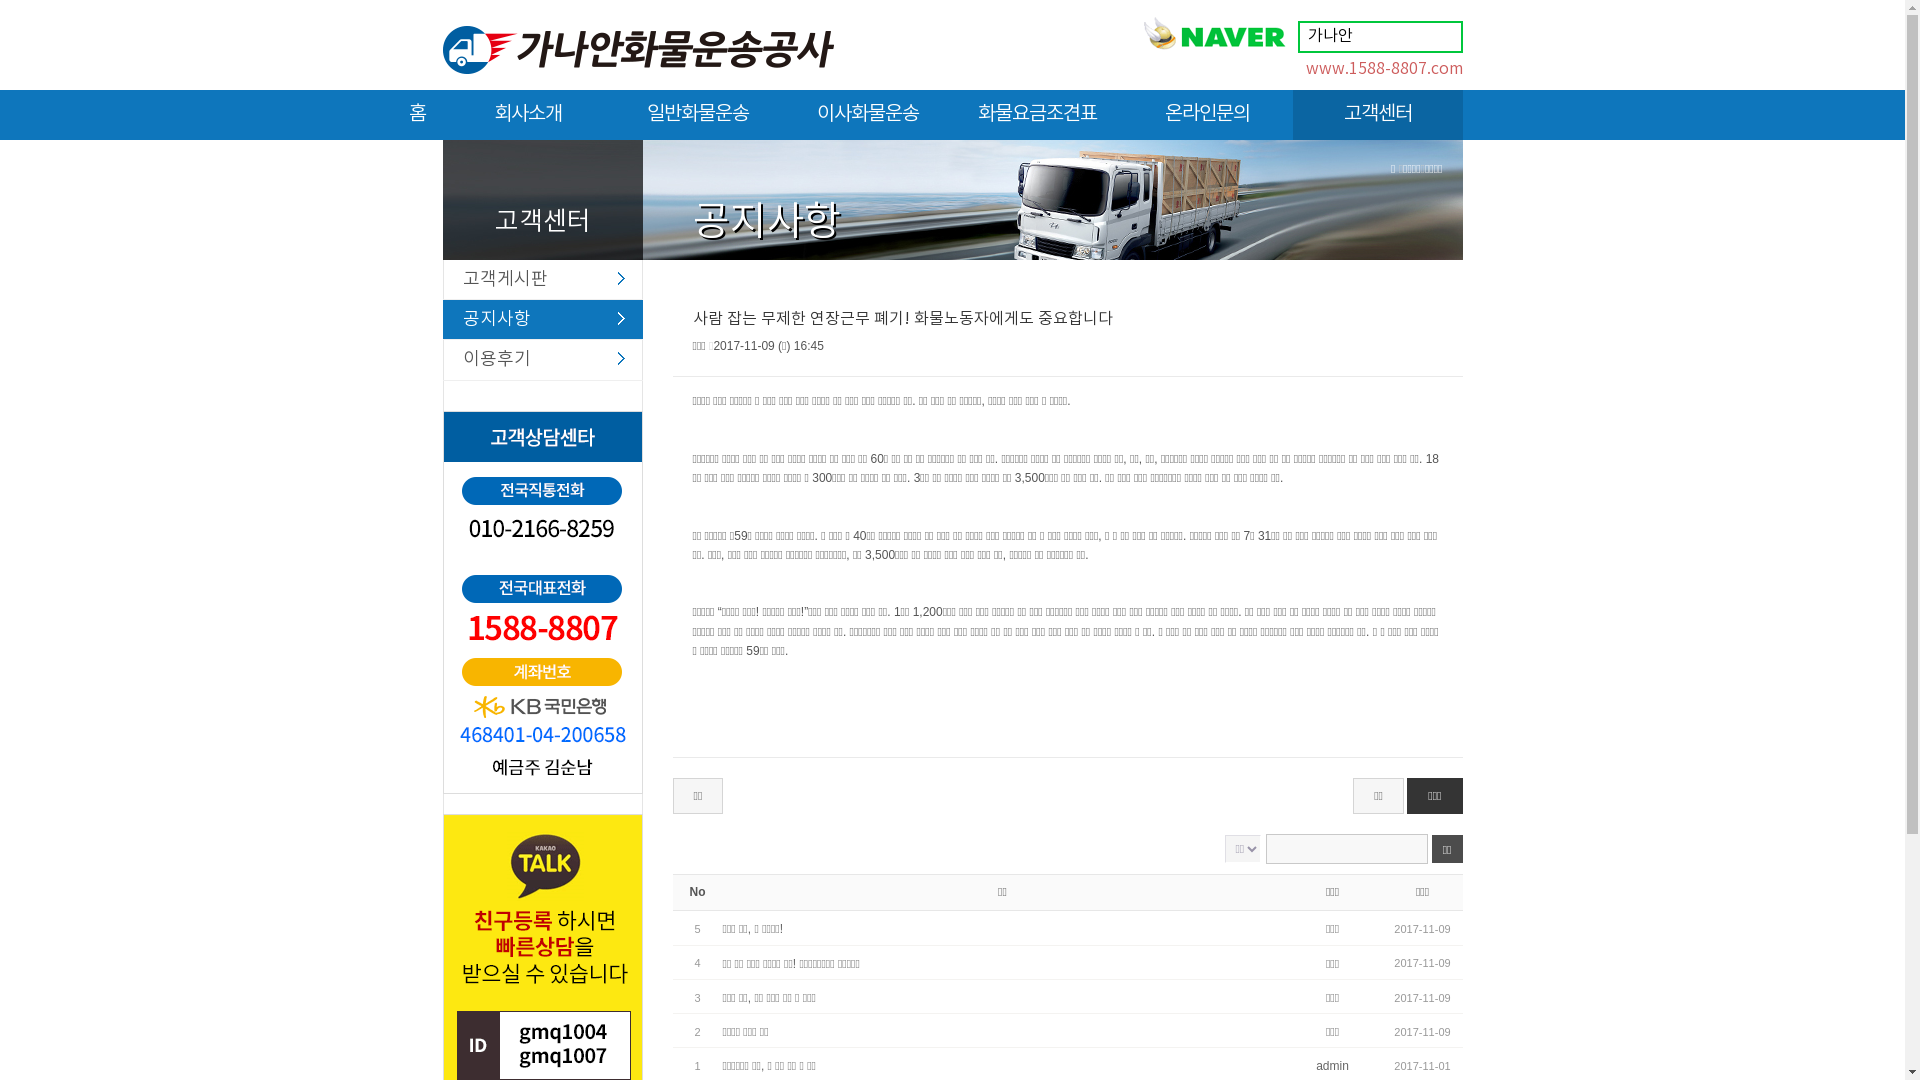  I want to click on 'admin', so click(1332, 1064).